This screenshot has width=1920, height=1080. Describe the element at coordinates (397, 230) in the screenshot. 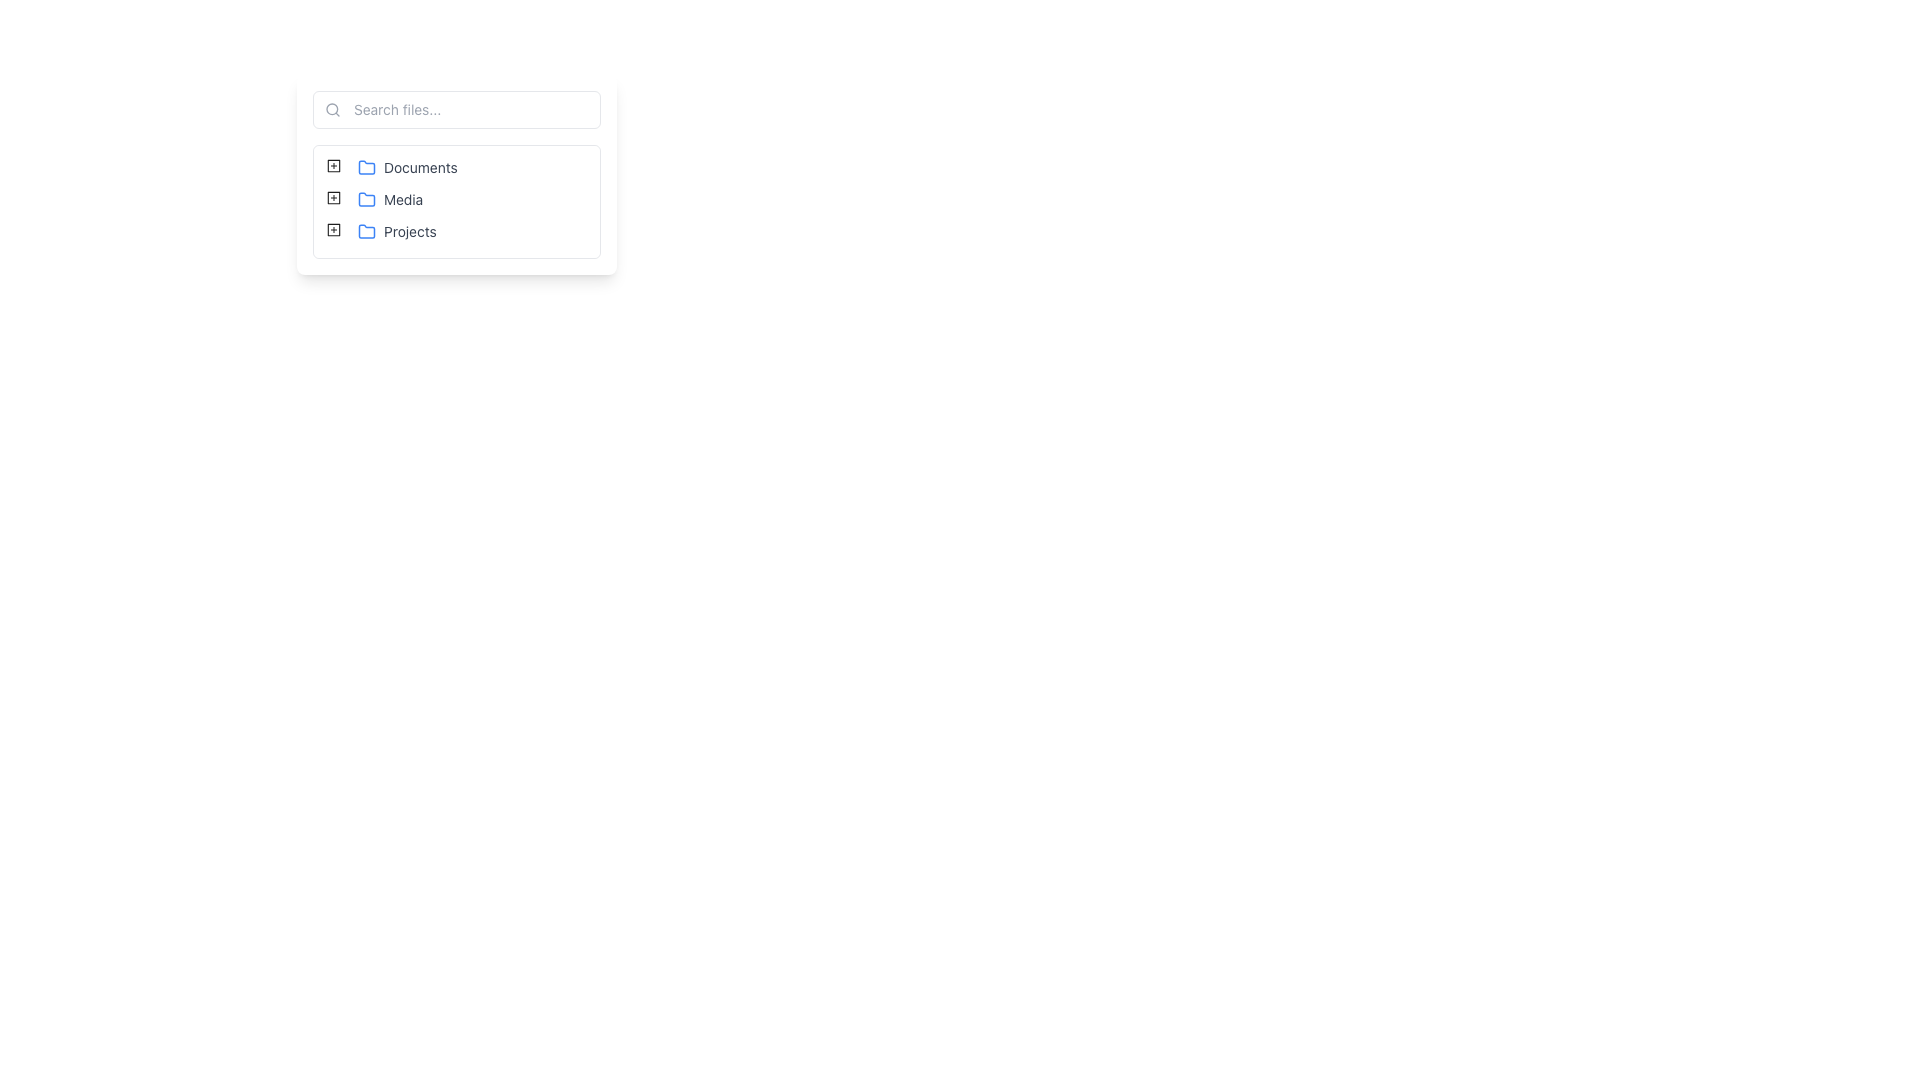

I see `the 'Projects' text label, which is styled with a small gray font and positioned next to a blue outlined folder icon in a hierarchical tree structure` at that location.